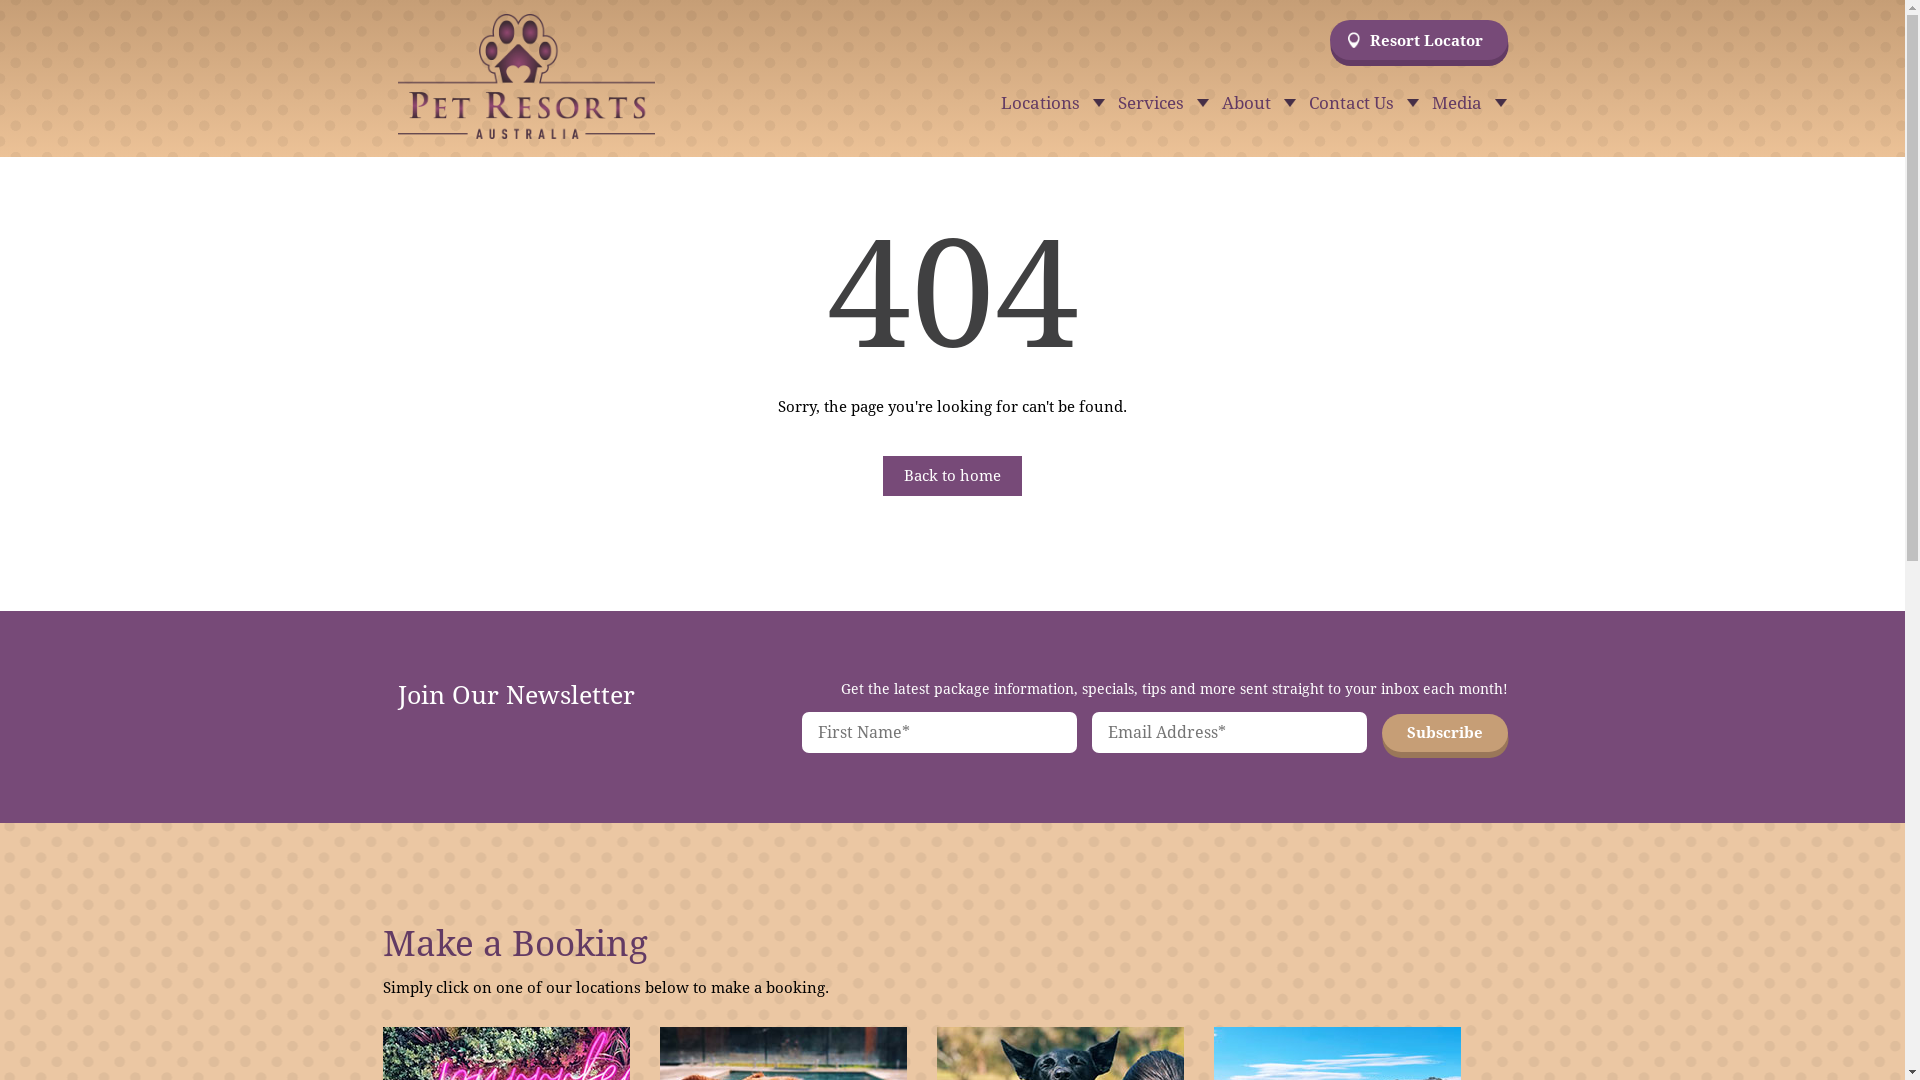  What do you see at coordinates (951, 475) in the screenshot?
I see `'Back to home'` at bounding box center [951, 475].